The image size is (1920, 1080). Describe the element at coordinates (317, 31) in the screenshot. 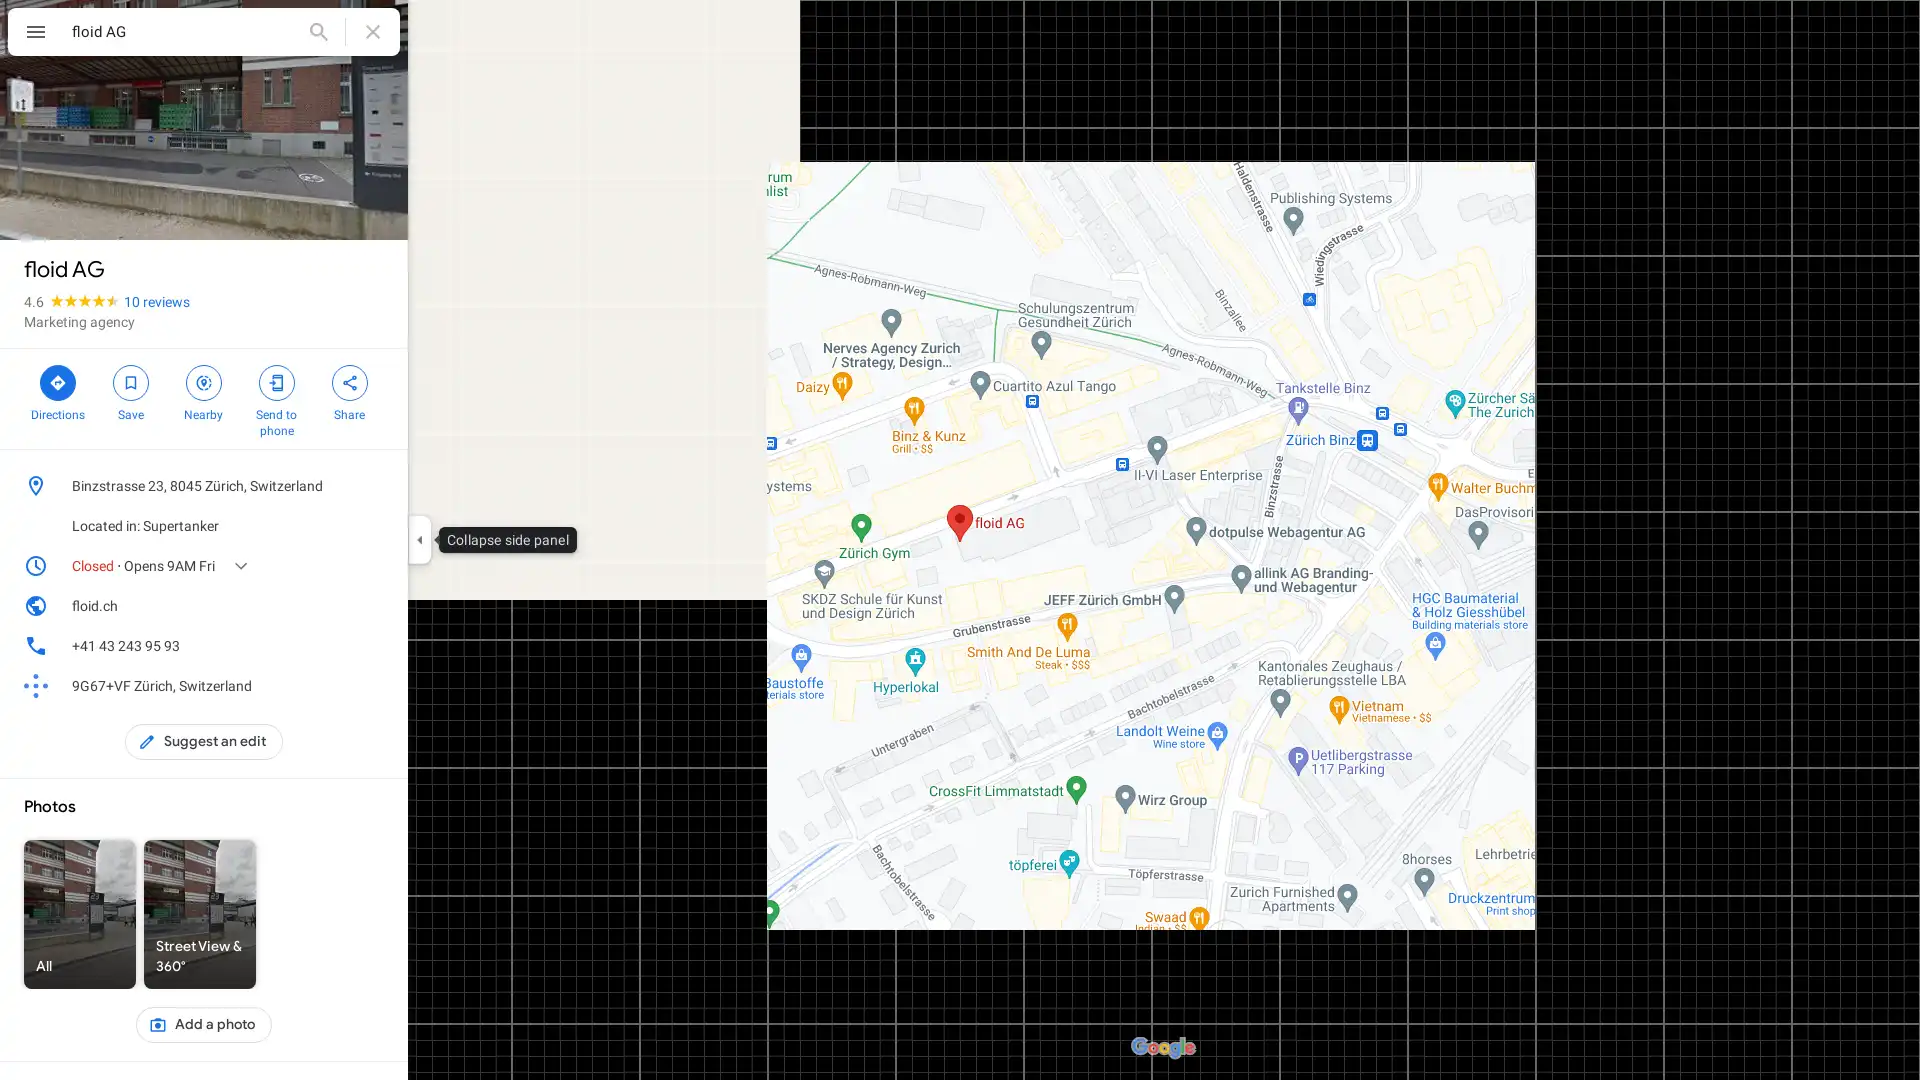

I see `Search` at that location.